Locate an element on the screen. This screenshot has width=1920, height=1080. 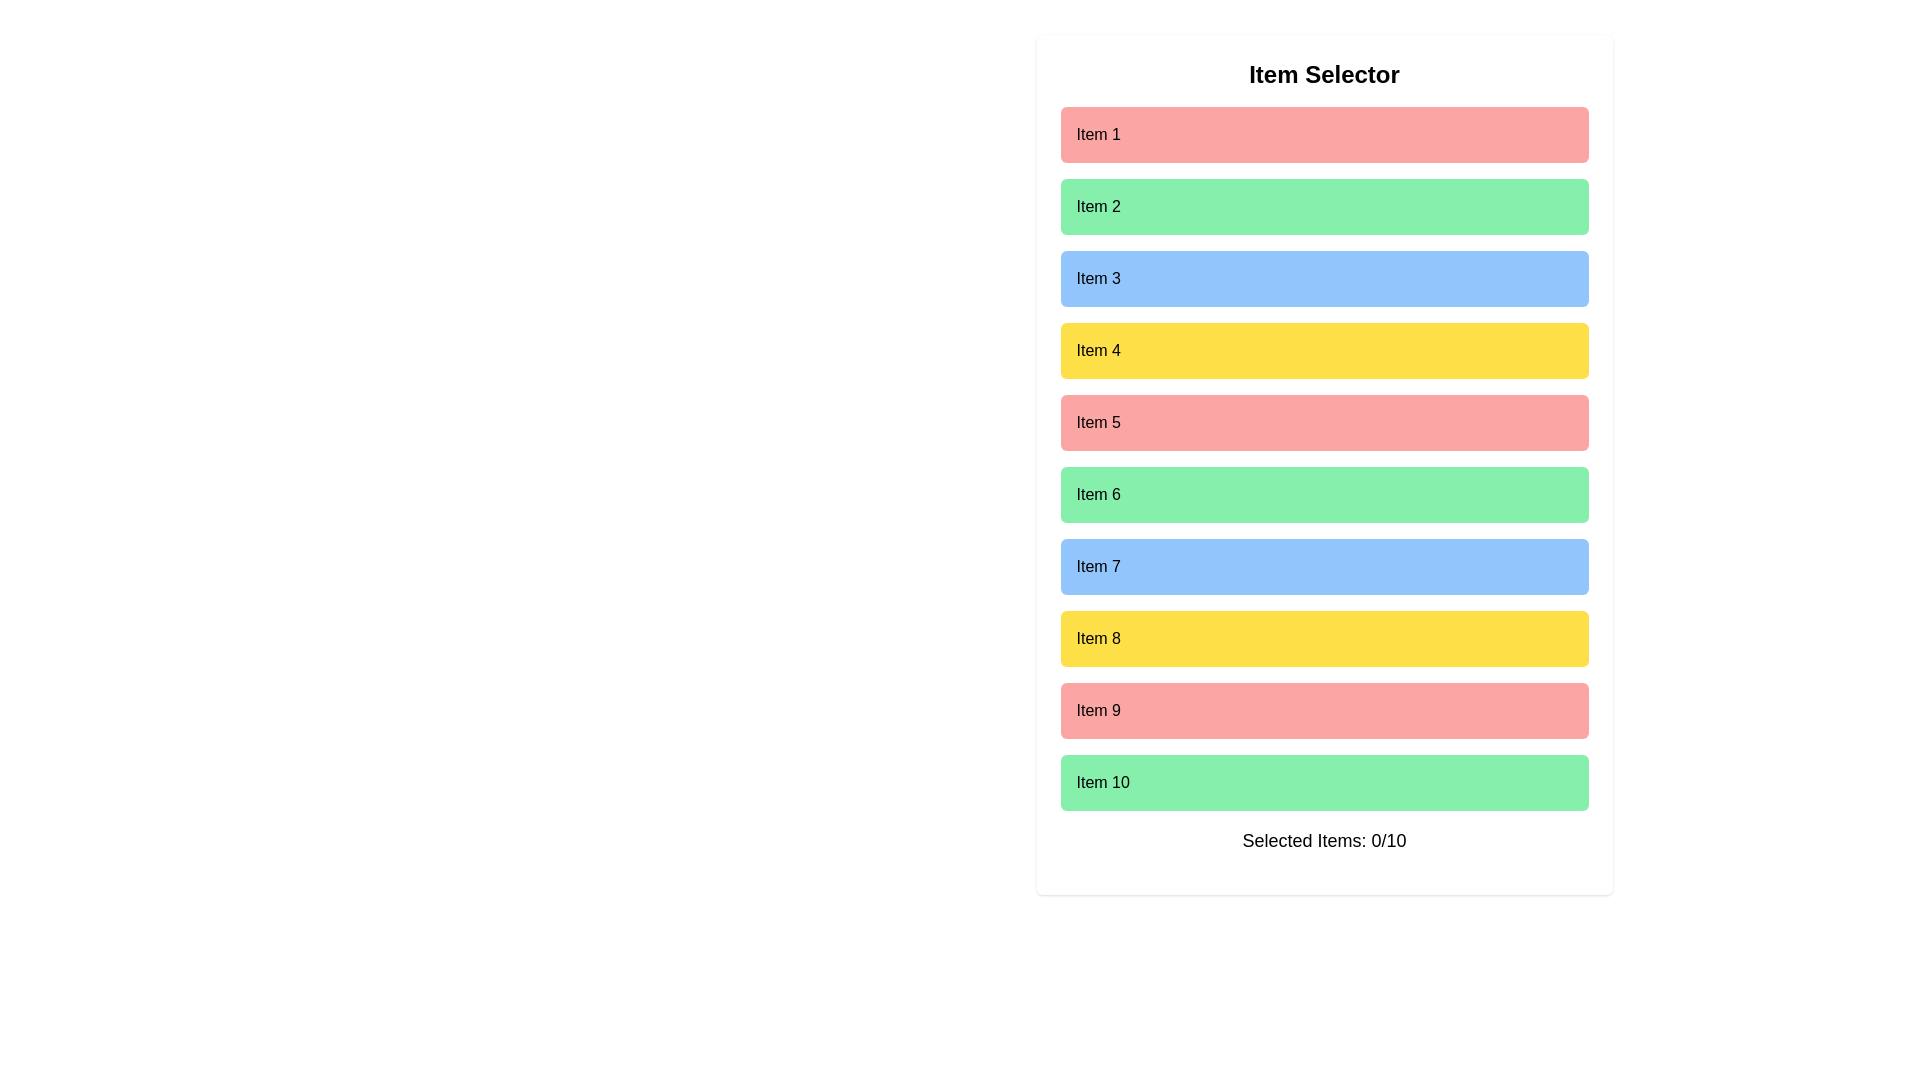
the 6th button labeled 'Item 6' in a vertical list of buttons to trigger a visual scale effect is located at coordinates (1324, 494).